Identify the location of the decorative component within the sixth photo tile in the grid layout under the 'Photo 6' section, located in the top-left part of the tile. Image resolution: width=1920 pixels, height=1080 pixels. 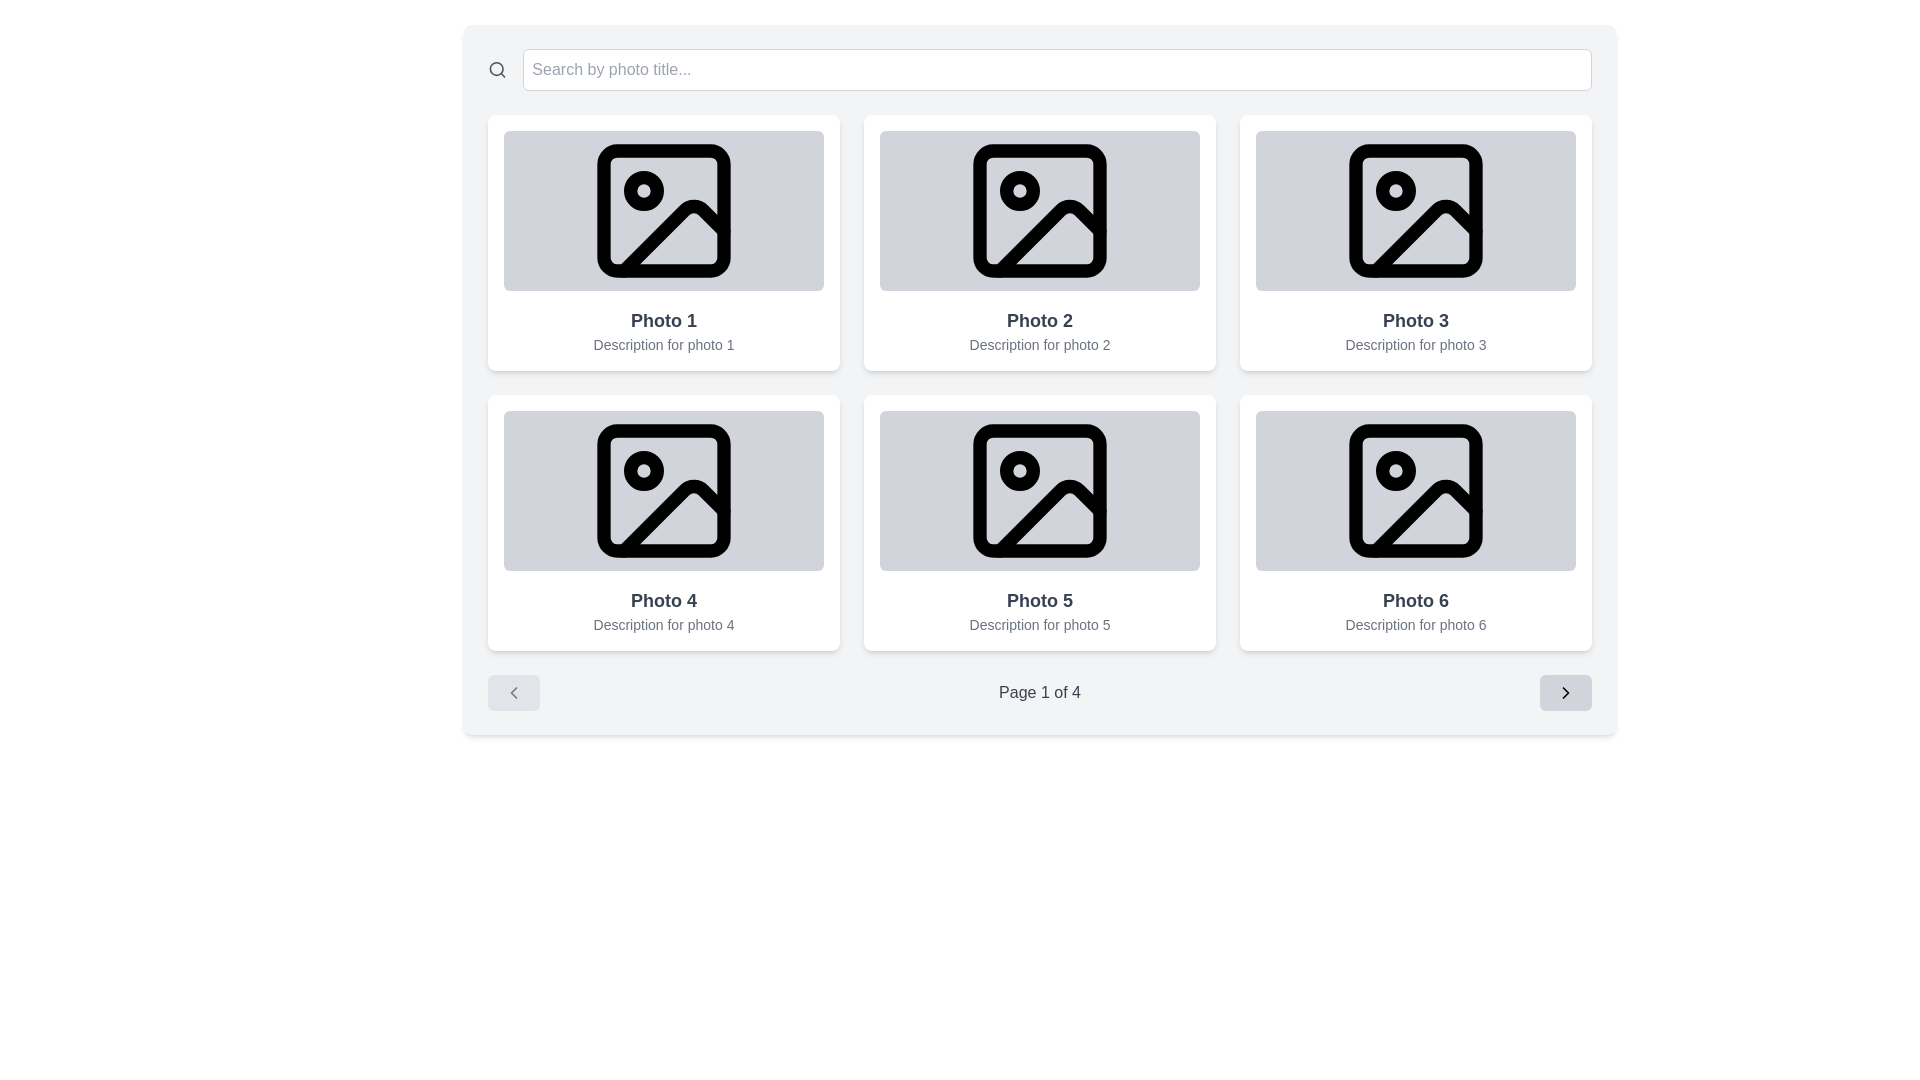
(1395, 470).